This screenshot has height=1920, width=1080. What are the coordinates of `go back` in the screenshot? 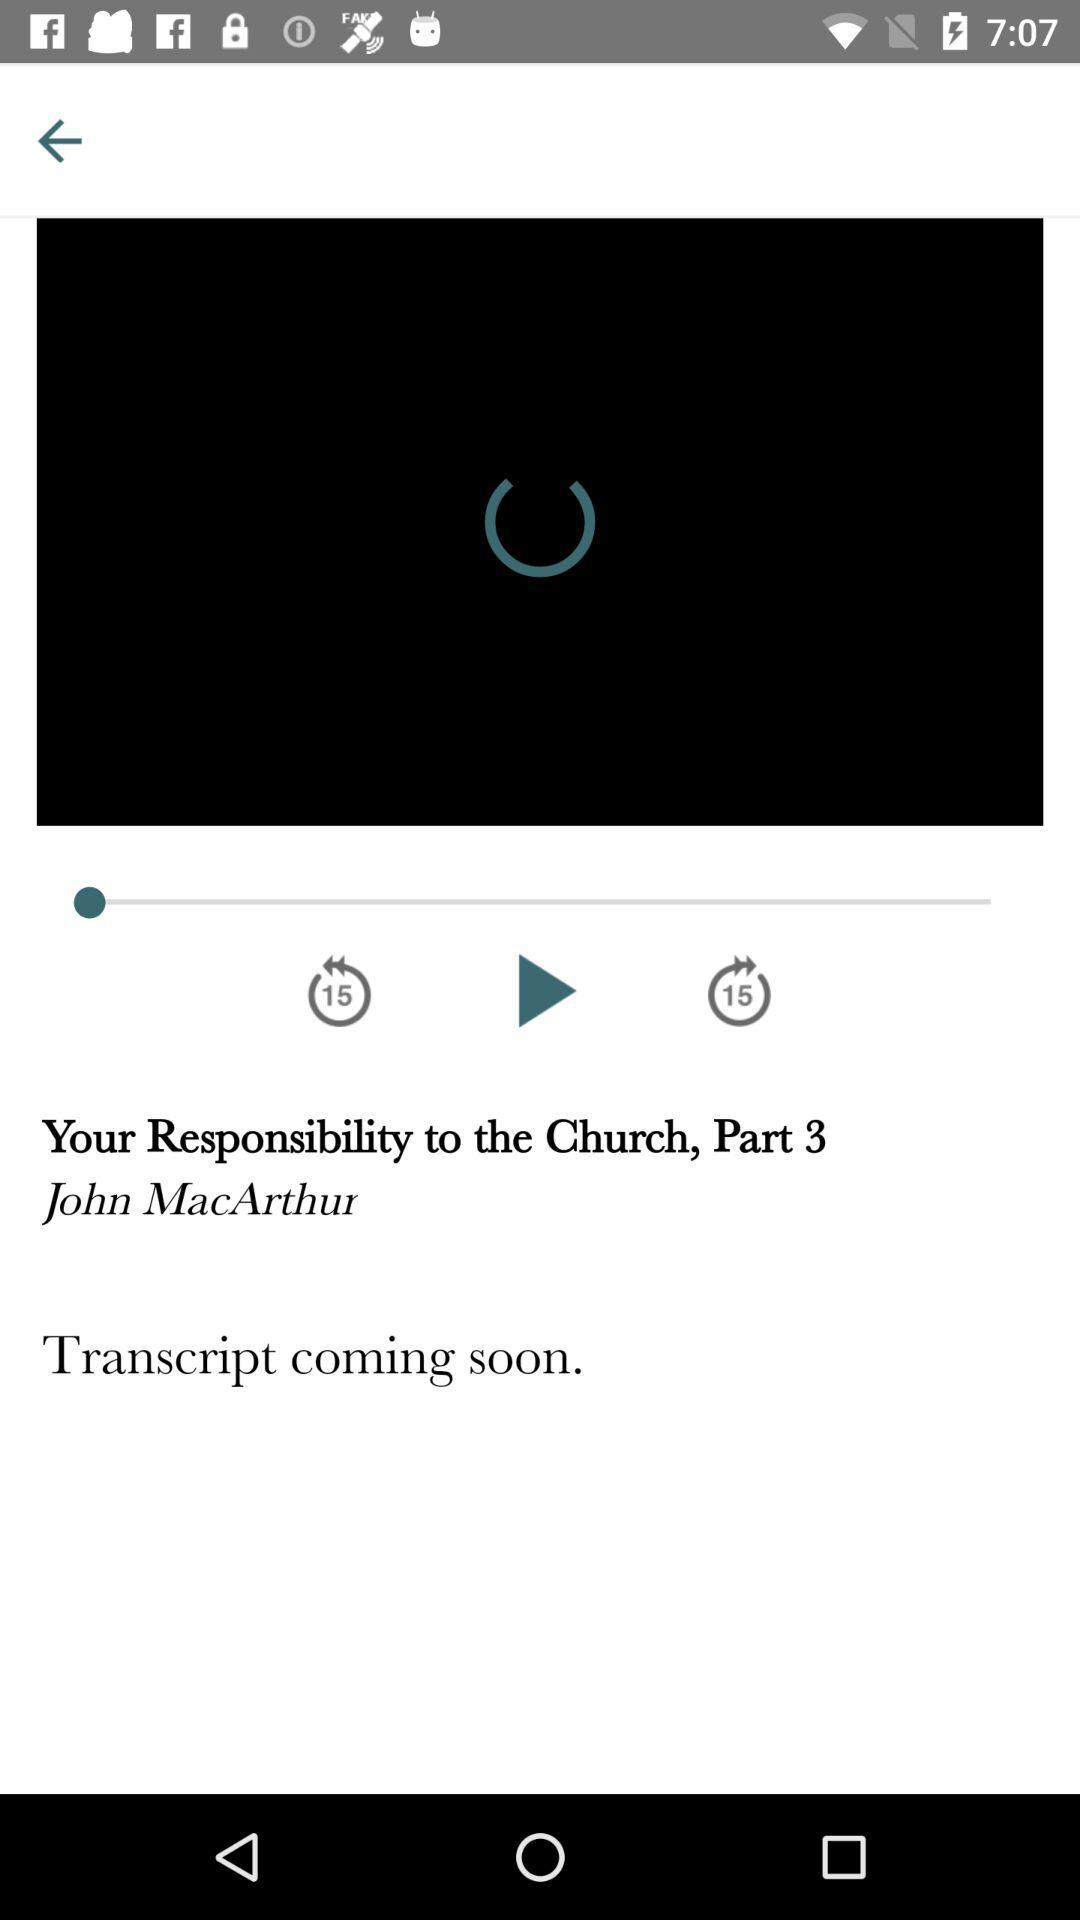 It's located at (58, 139).